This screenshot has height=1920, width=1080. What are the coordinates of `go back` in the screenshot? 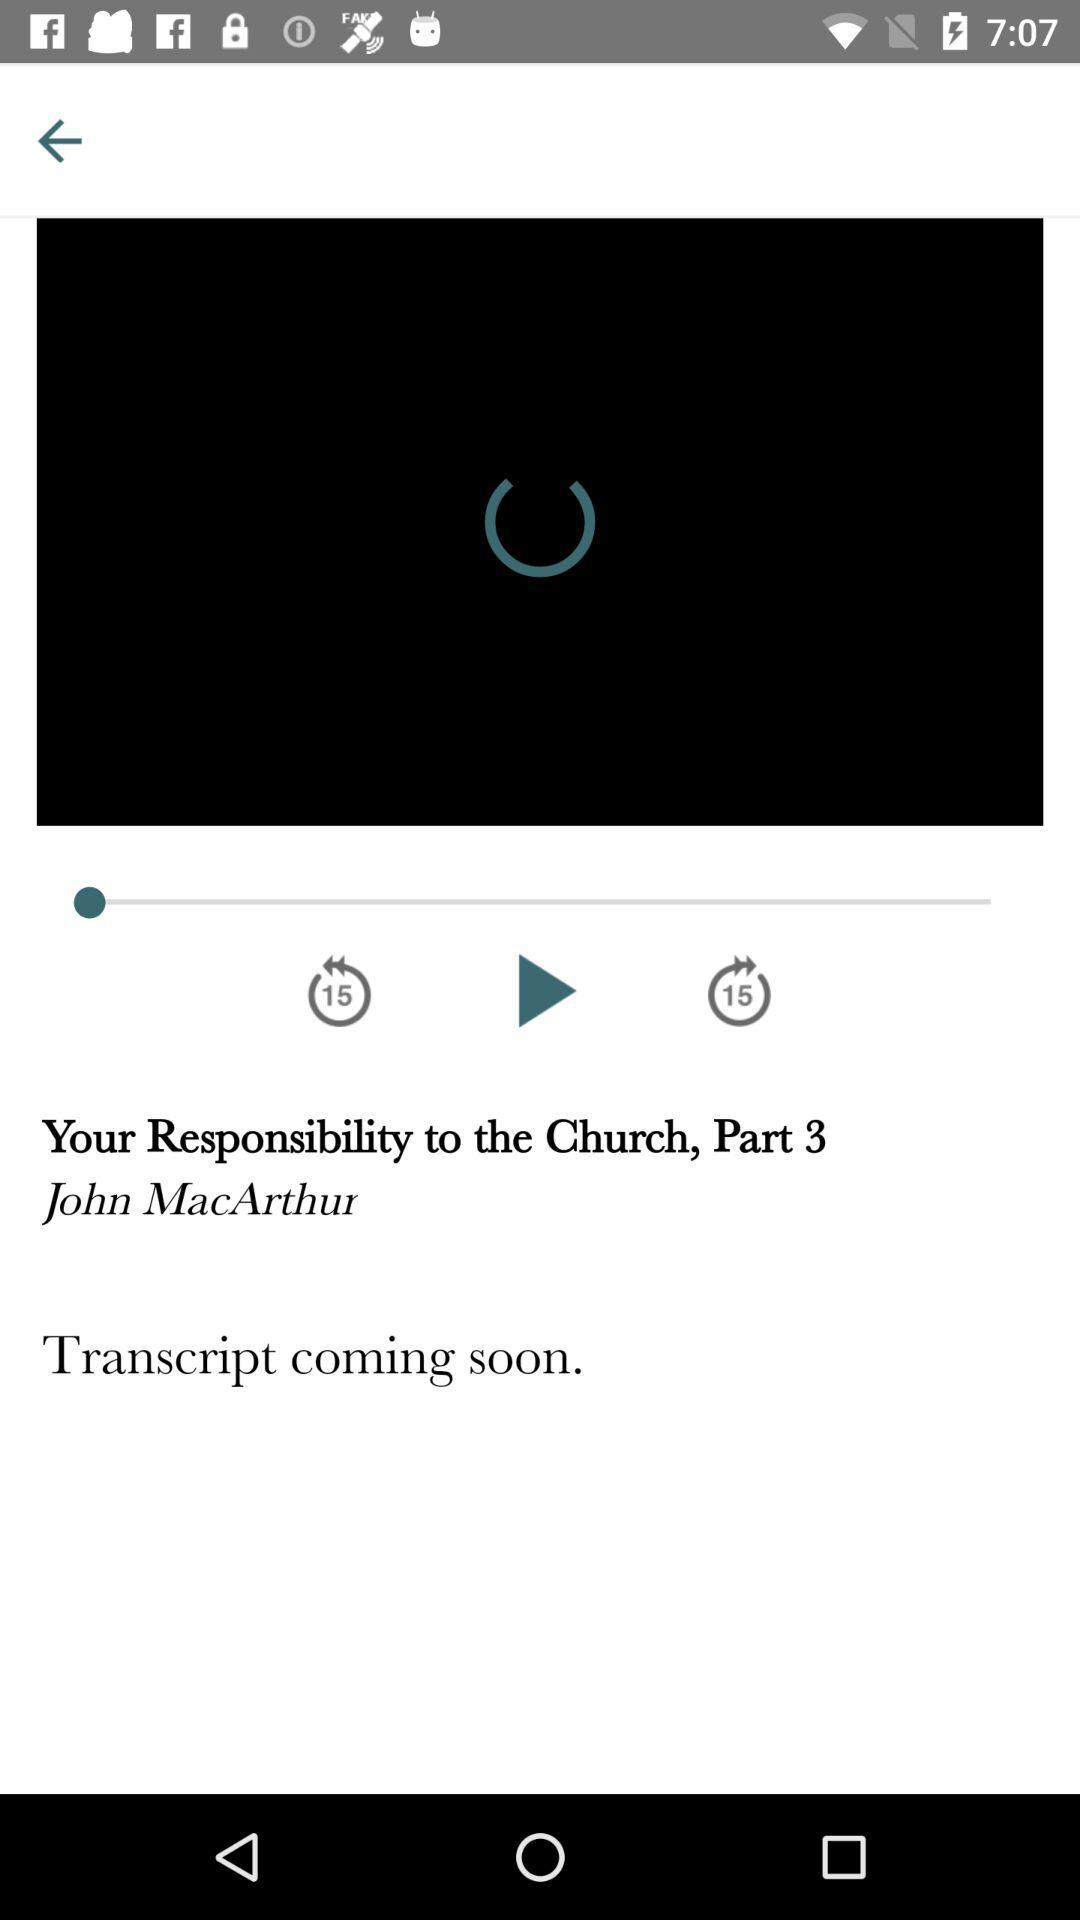 It's located at (58, 139).